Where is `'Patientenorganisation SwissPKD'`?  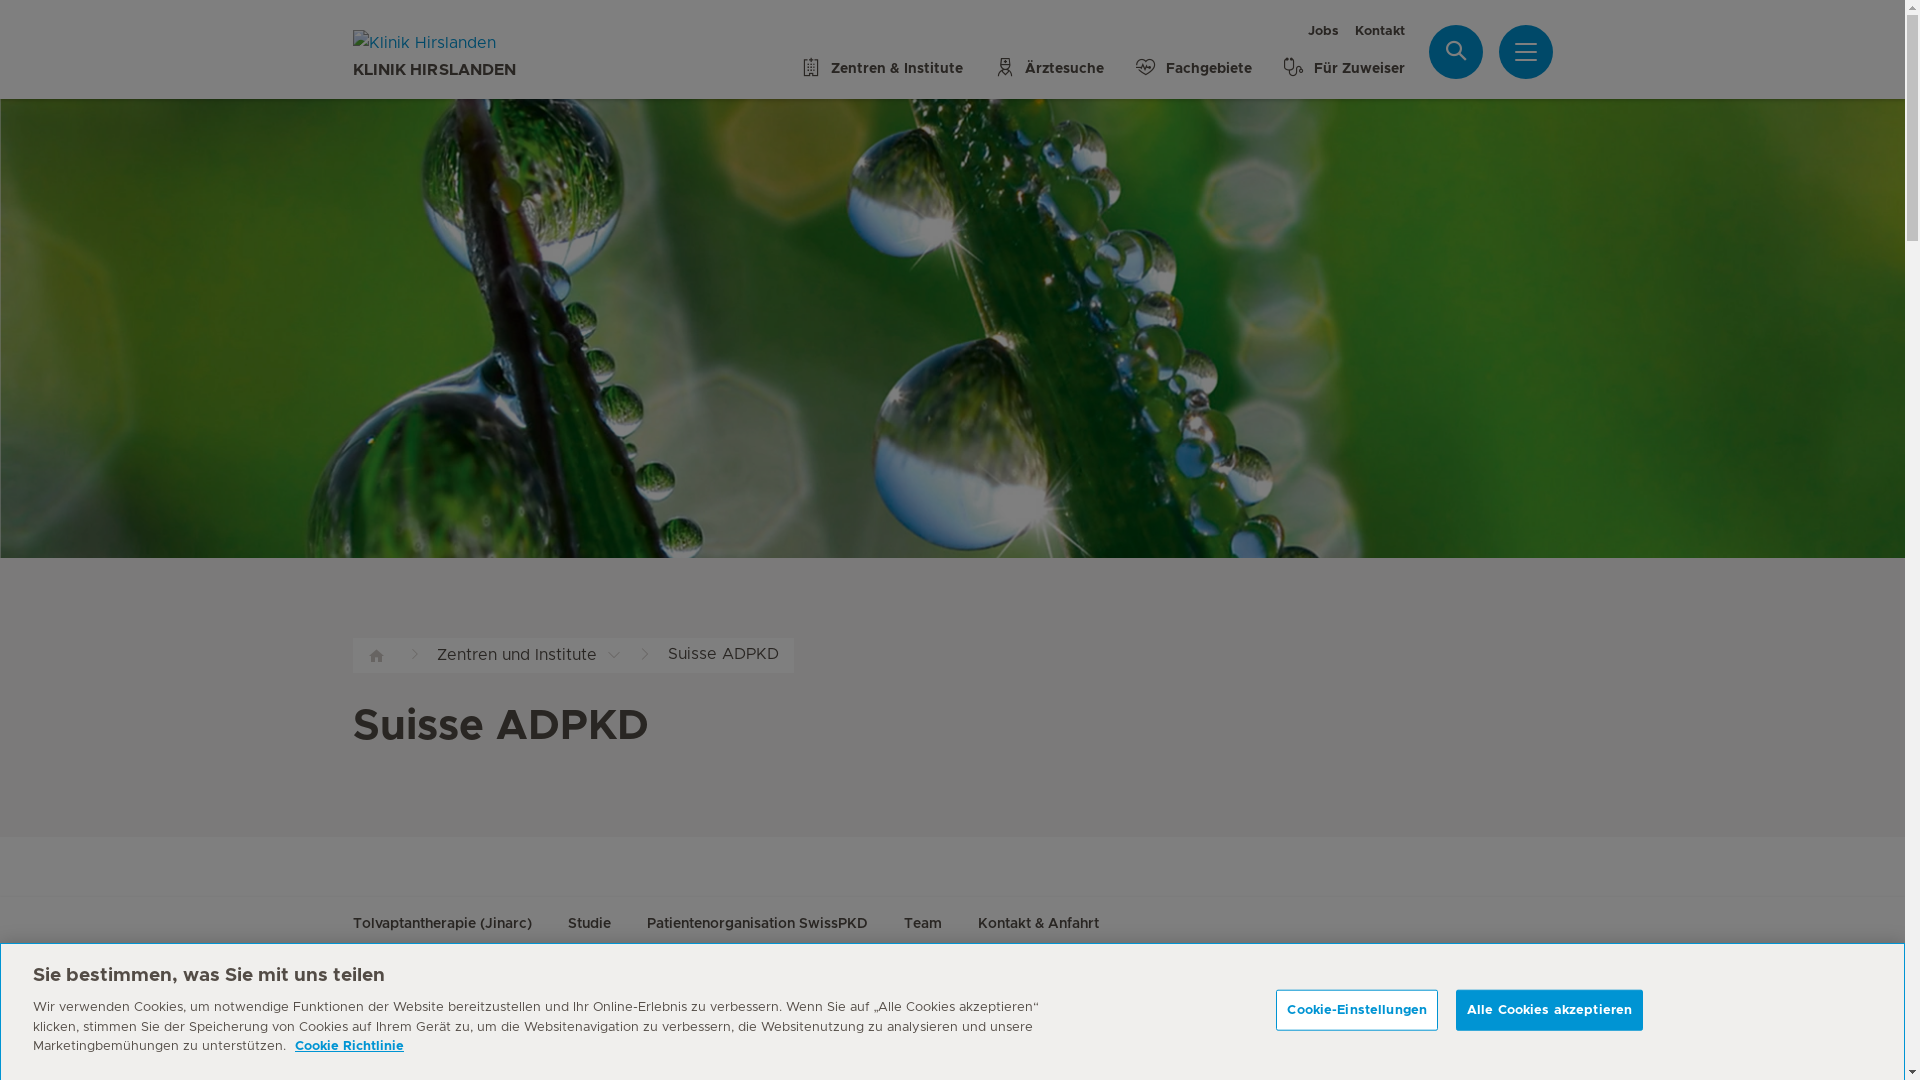
'Patientenorganisation SwissPKD' is located at coordinates (755, 925).